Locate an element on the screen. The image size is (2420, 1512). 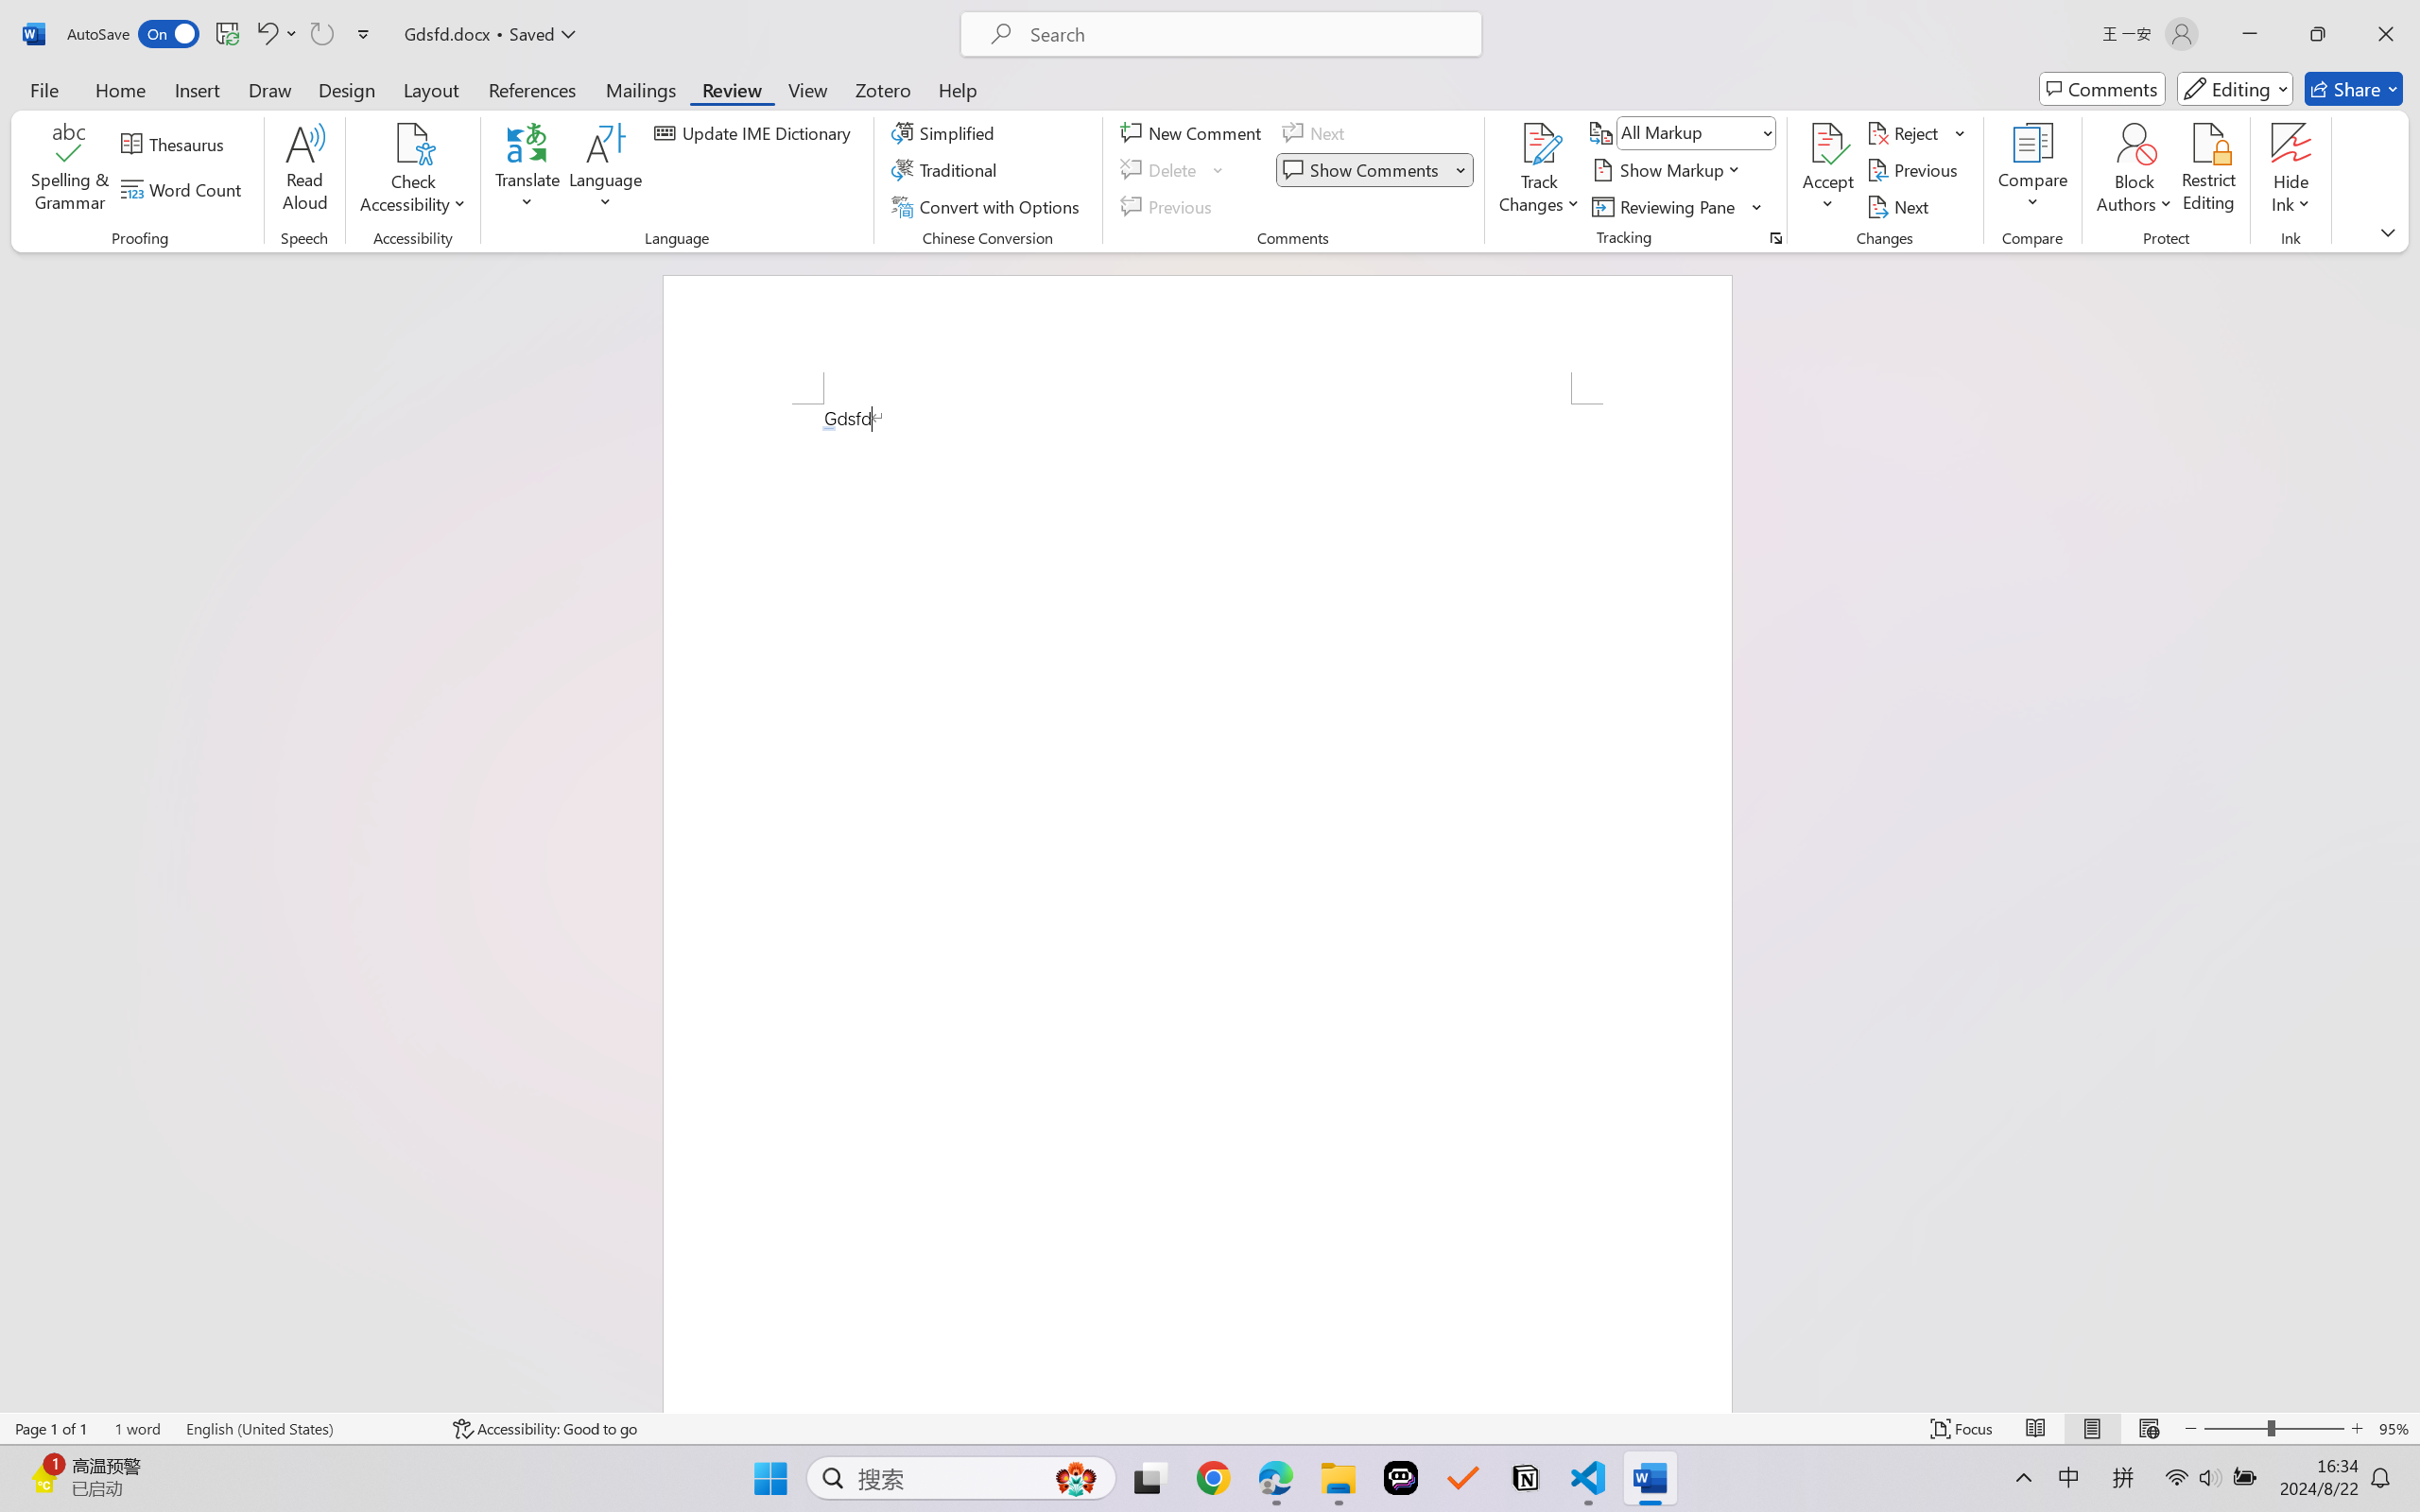
'Track Changes' is located at coordinates (1538, 170).